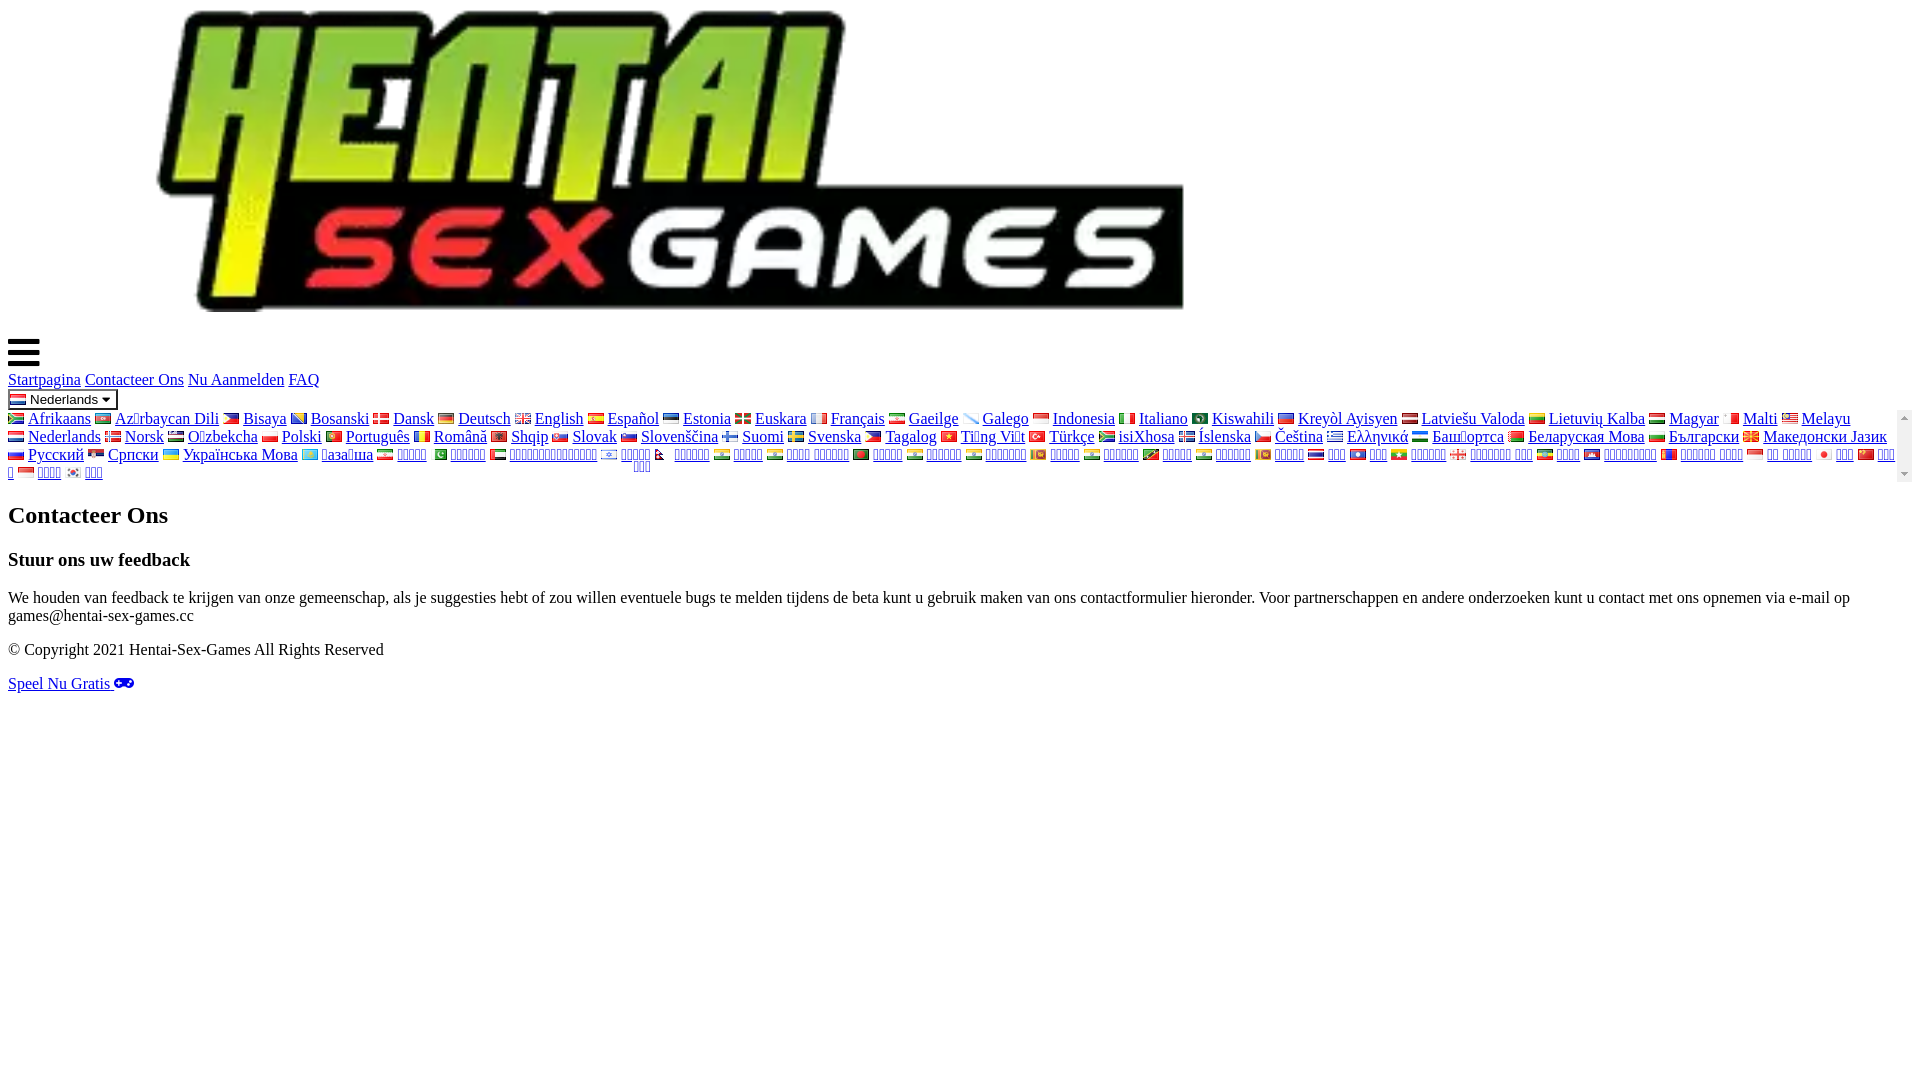 This screenshot has height=1080, width=1920. What do you see at coordinates (752, 435) in the screenshot?
I see `'Suomi'` at bounding box center [752, 435].